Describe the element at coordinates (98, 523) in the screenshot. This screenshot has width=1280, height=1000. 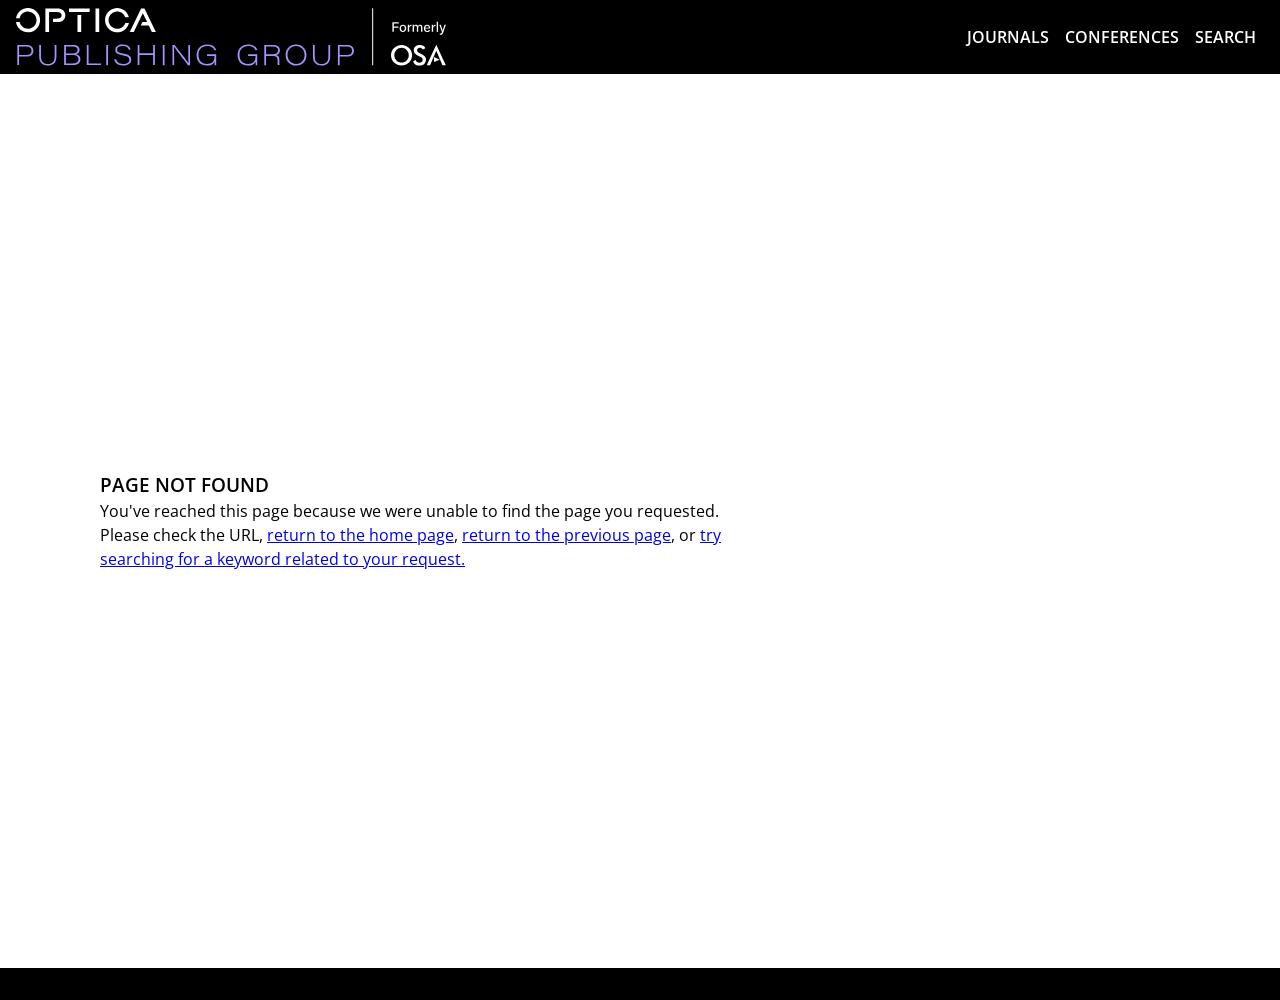
I see `'You've reached this page because we were unable to find the page you requested. Please check the URL,'` at that location.